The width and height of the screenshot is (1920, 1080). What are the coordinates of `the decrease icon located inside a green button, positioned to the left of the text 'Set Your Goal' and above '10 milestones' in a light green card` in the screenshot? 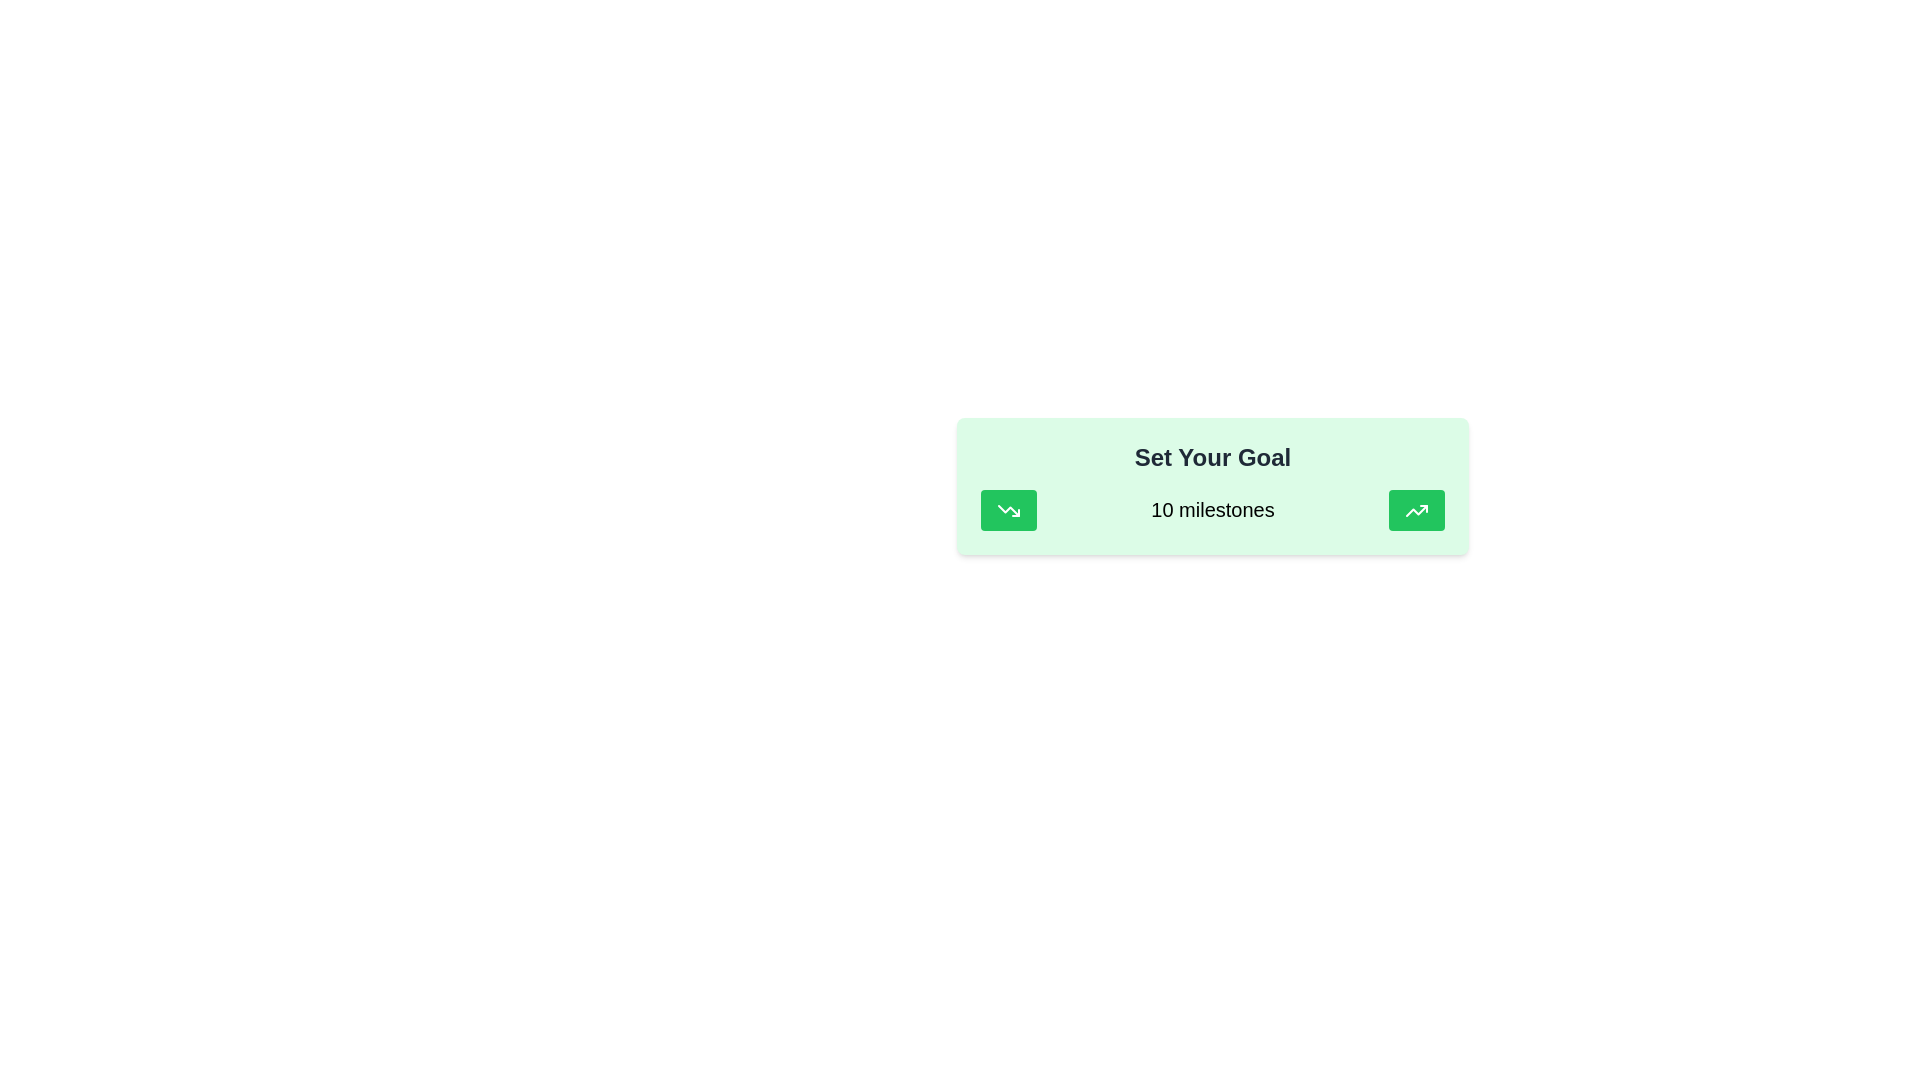 It's located at (1008, 508).